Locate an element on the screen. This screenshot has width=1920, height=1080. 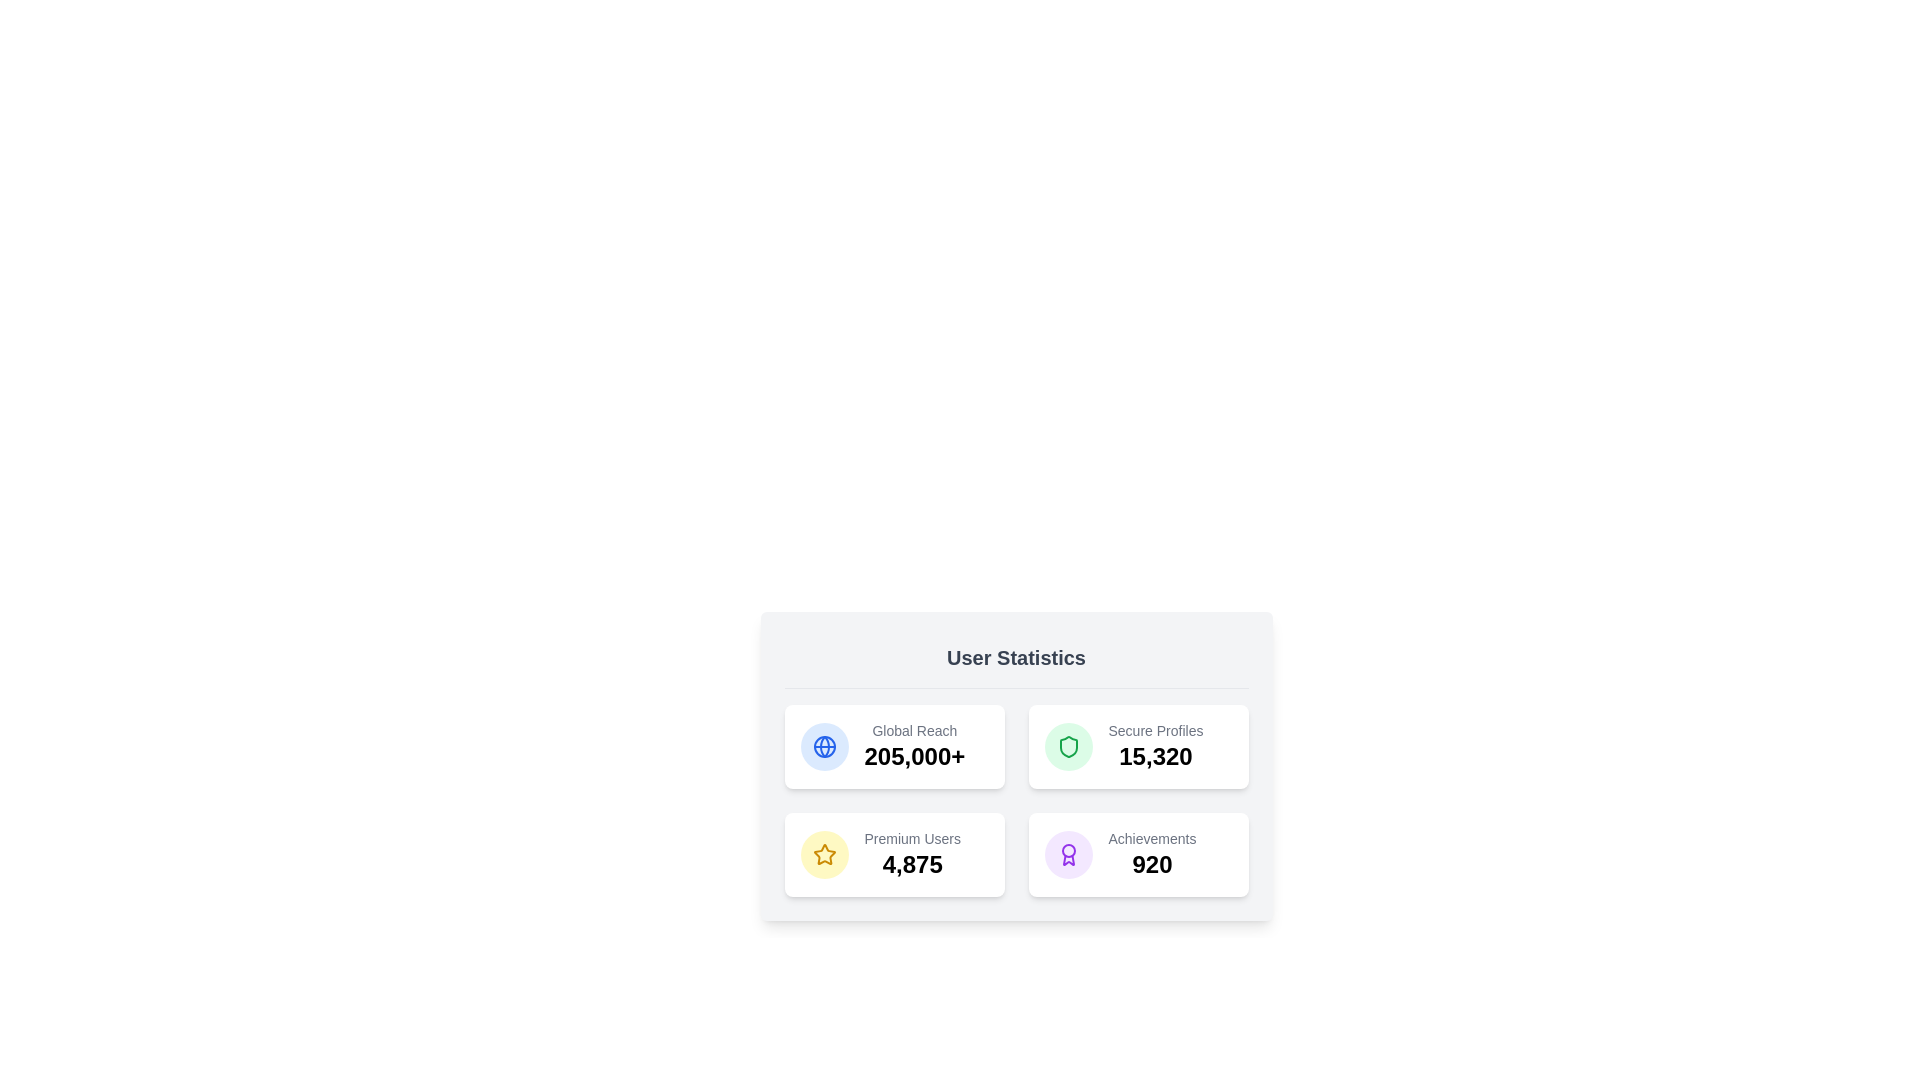
the 'Achievements' summary card located at the bottom-right corner of the grid layout is located at coordinates (1138, 855).